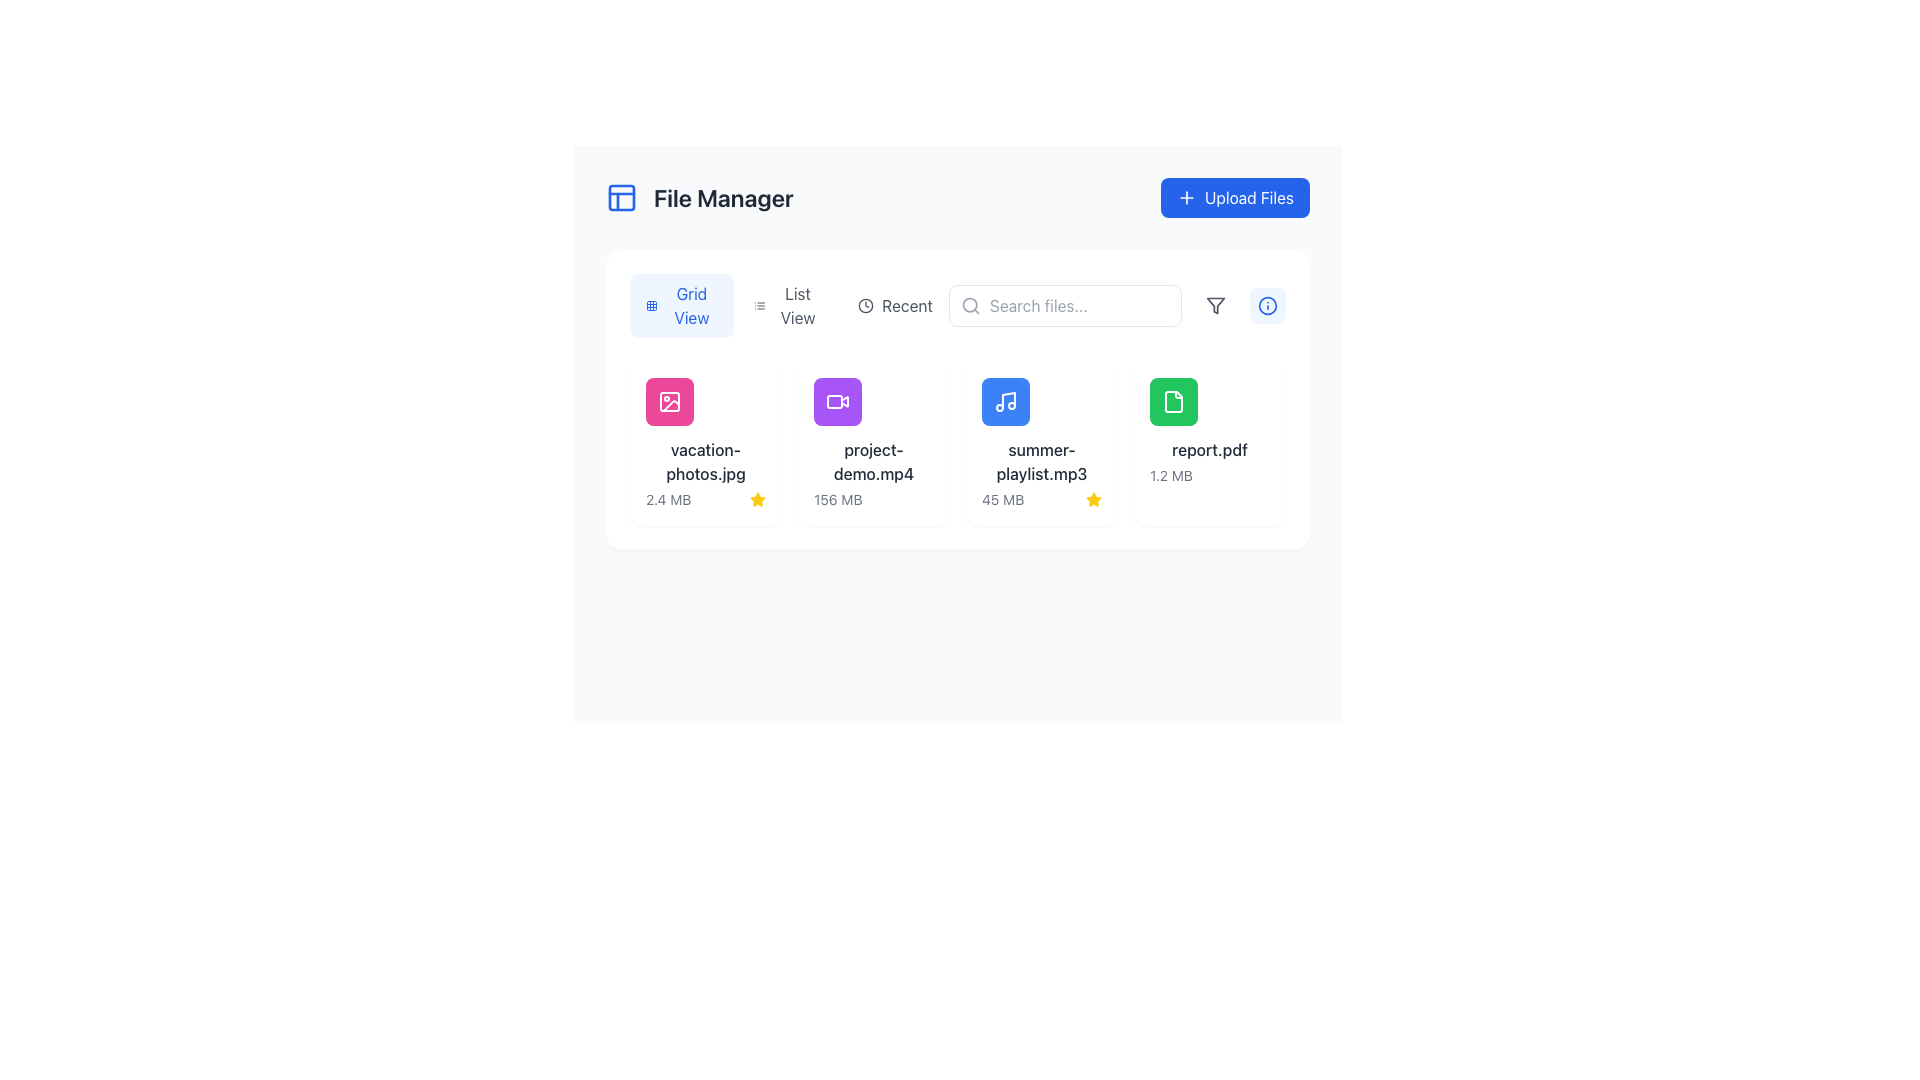 The image size is (1920, 1080). I want to click on the text label displaying '2.4 MB' that is styled in gray and positioned below the 'vacation-photos.jpg' file name in the file manager interface, so click(668, 499).